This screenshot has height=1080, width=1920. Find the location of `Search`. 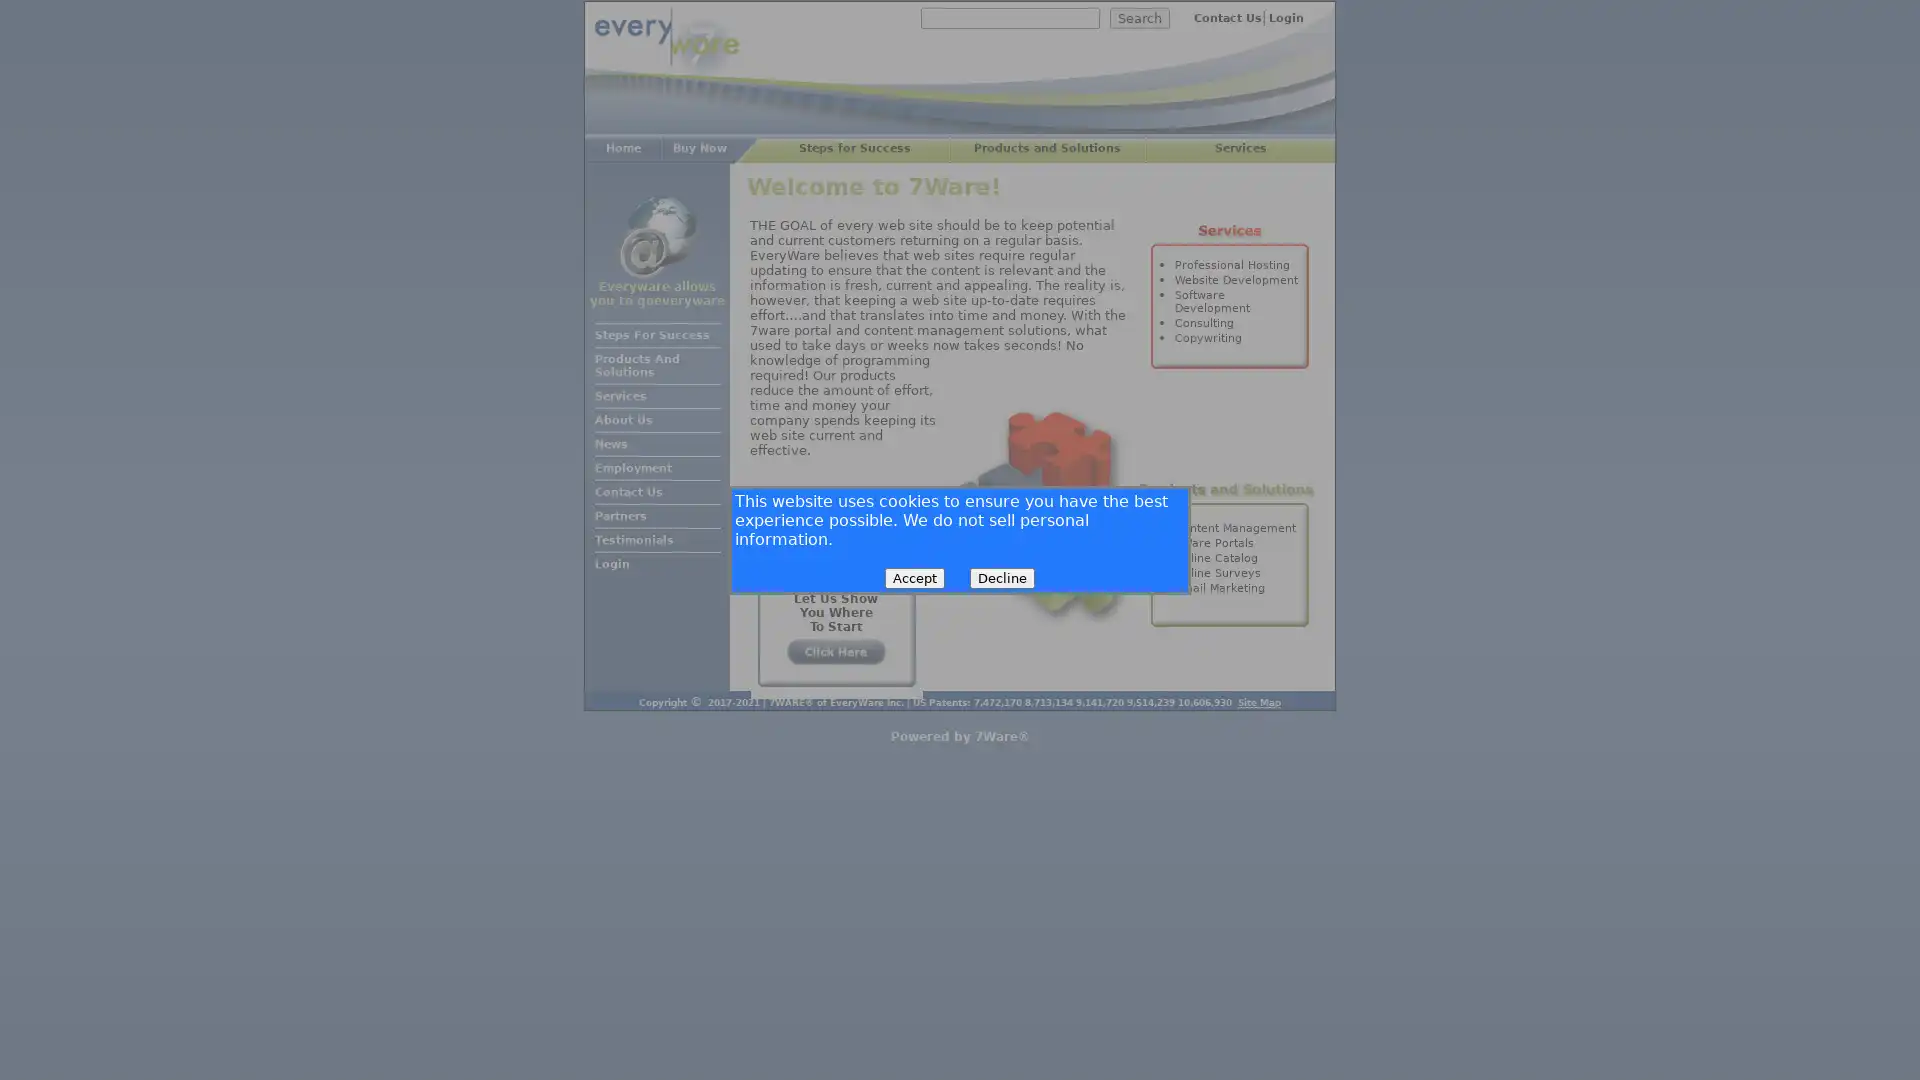

Search is located at coordinates (1140, 18).